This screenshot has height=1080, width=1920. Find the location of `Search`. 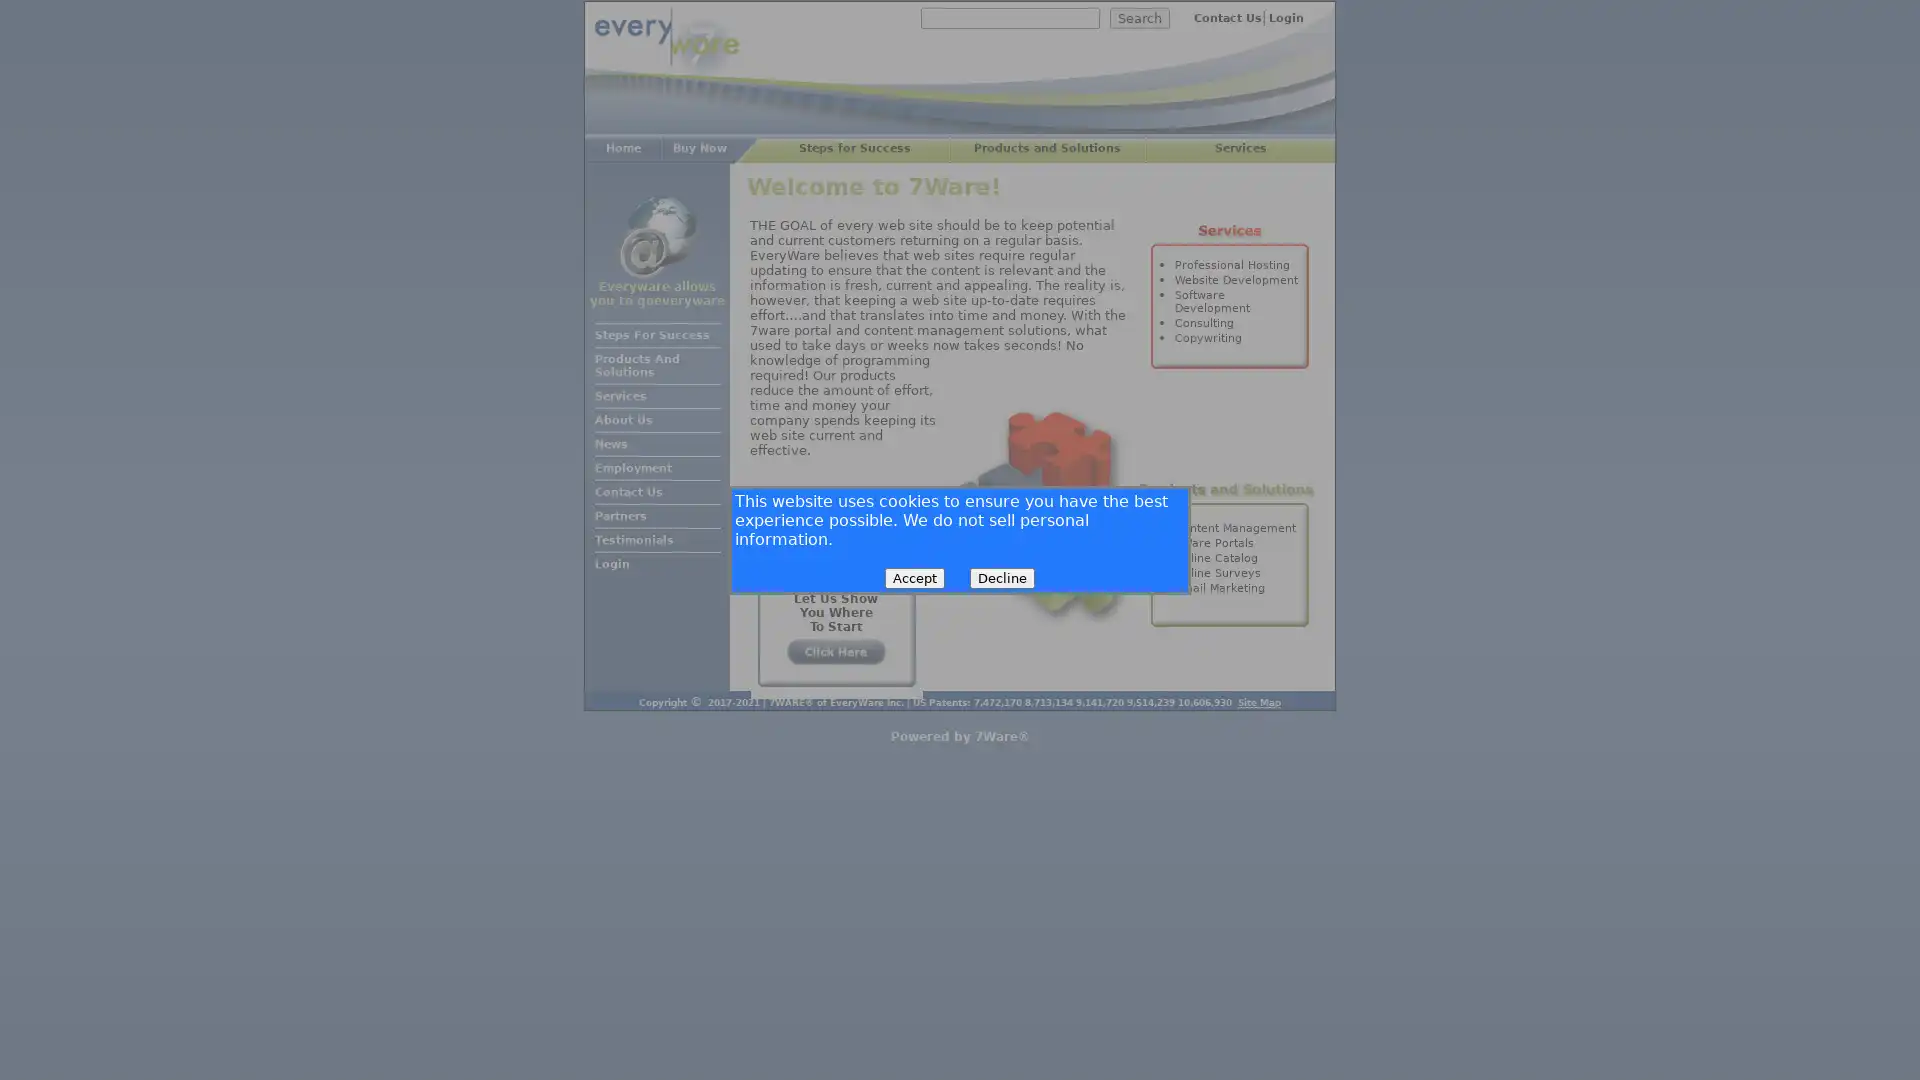

Search is located at coordinates (1140, 18).